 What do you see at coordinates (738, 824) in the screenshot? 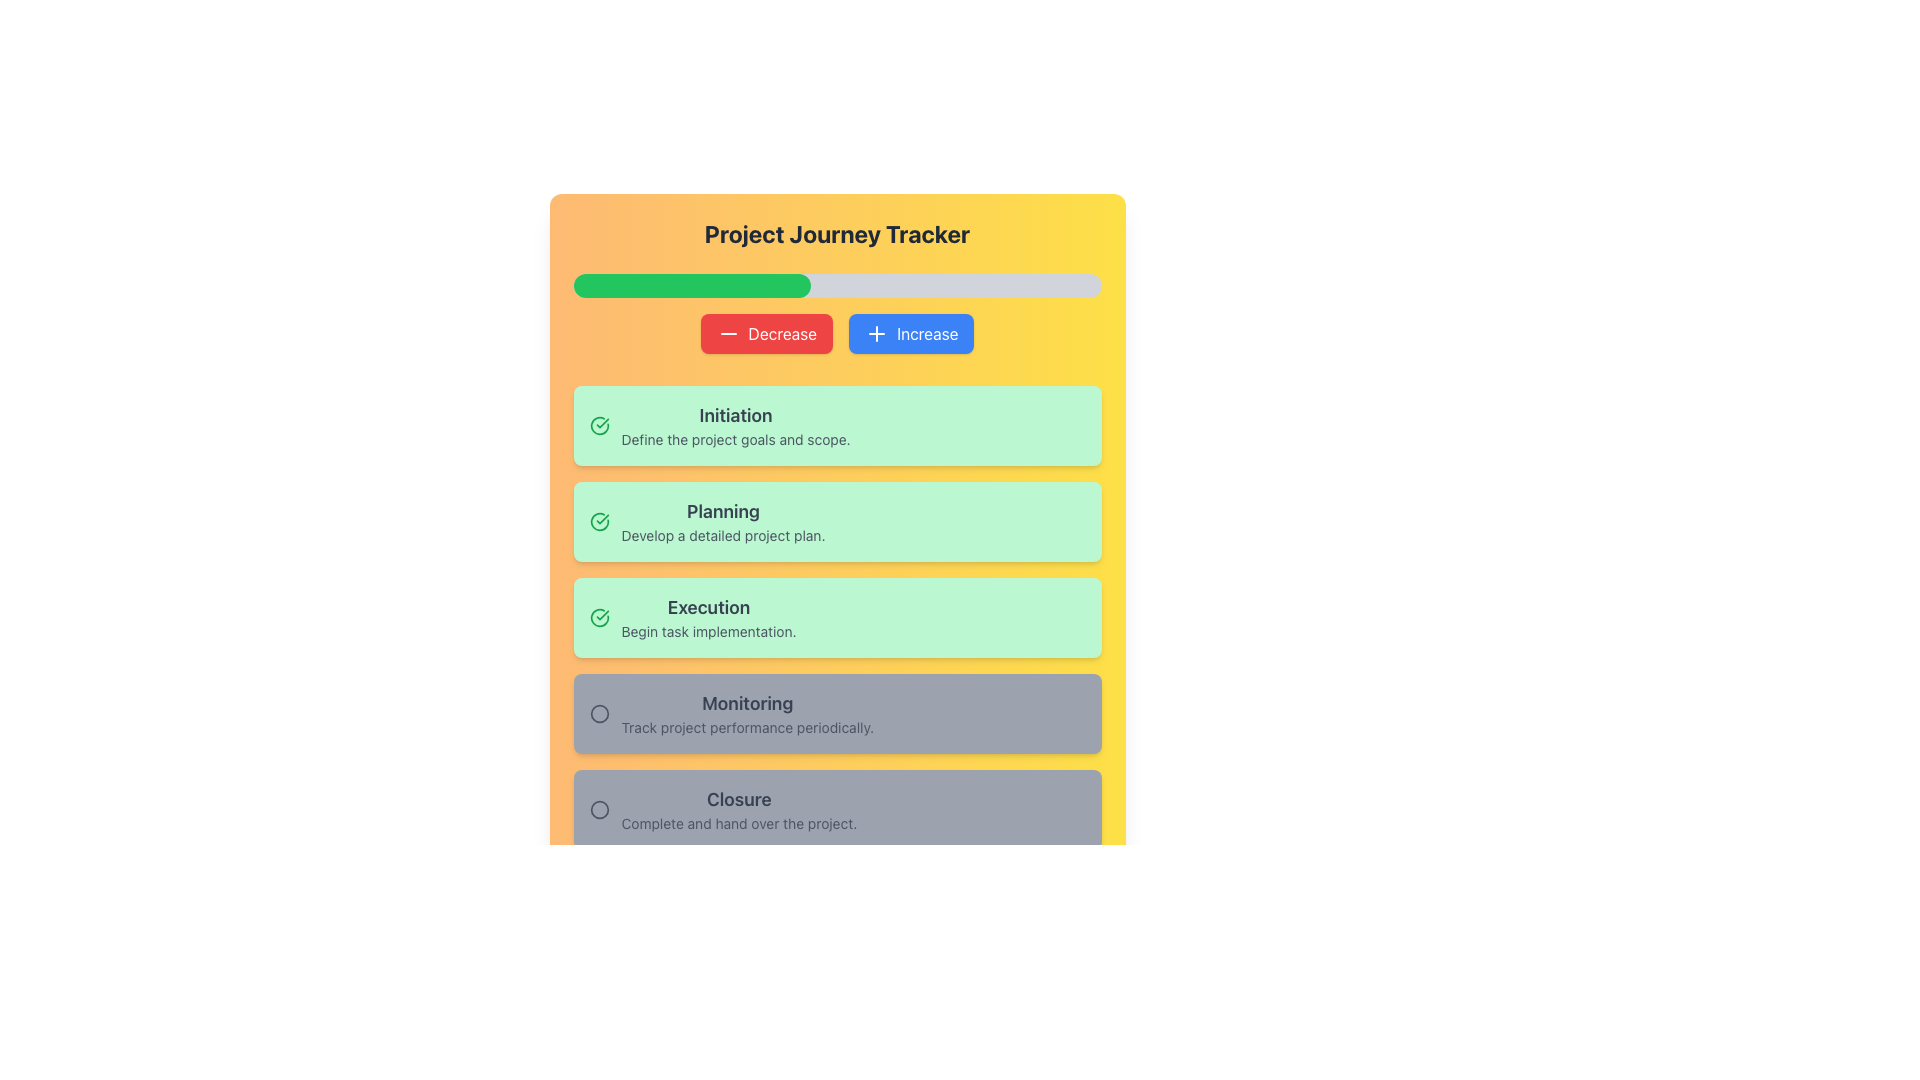
I see `the text element reading 'Complete and hand over the project.' which is styled in gray and located at the bottom-most list of tasks under the 'Closure' label` at bounding box center [738, 824].